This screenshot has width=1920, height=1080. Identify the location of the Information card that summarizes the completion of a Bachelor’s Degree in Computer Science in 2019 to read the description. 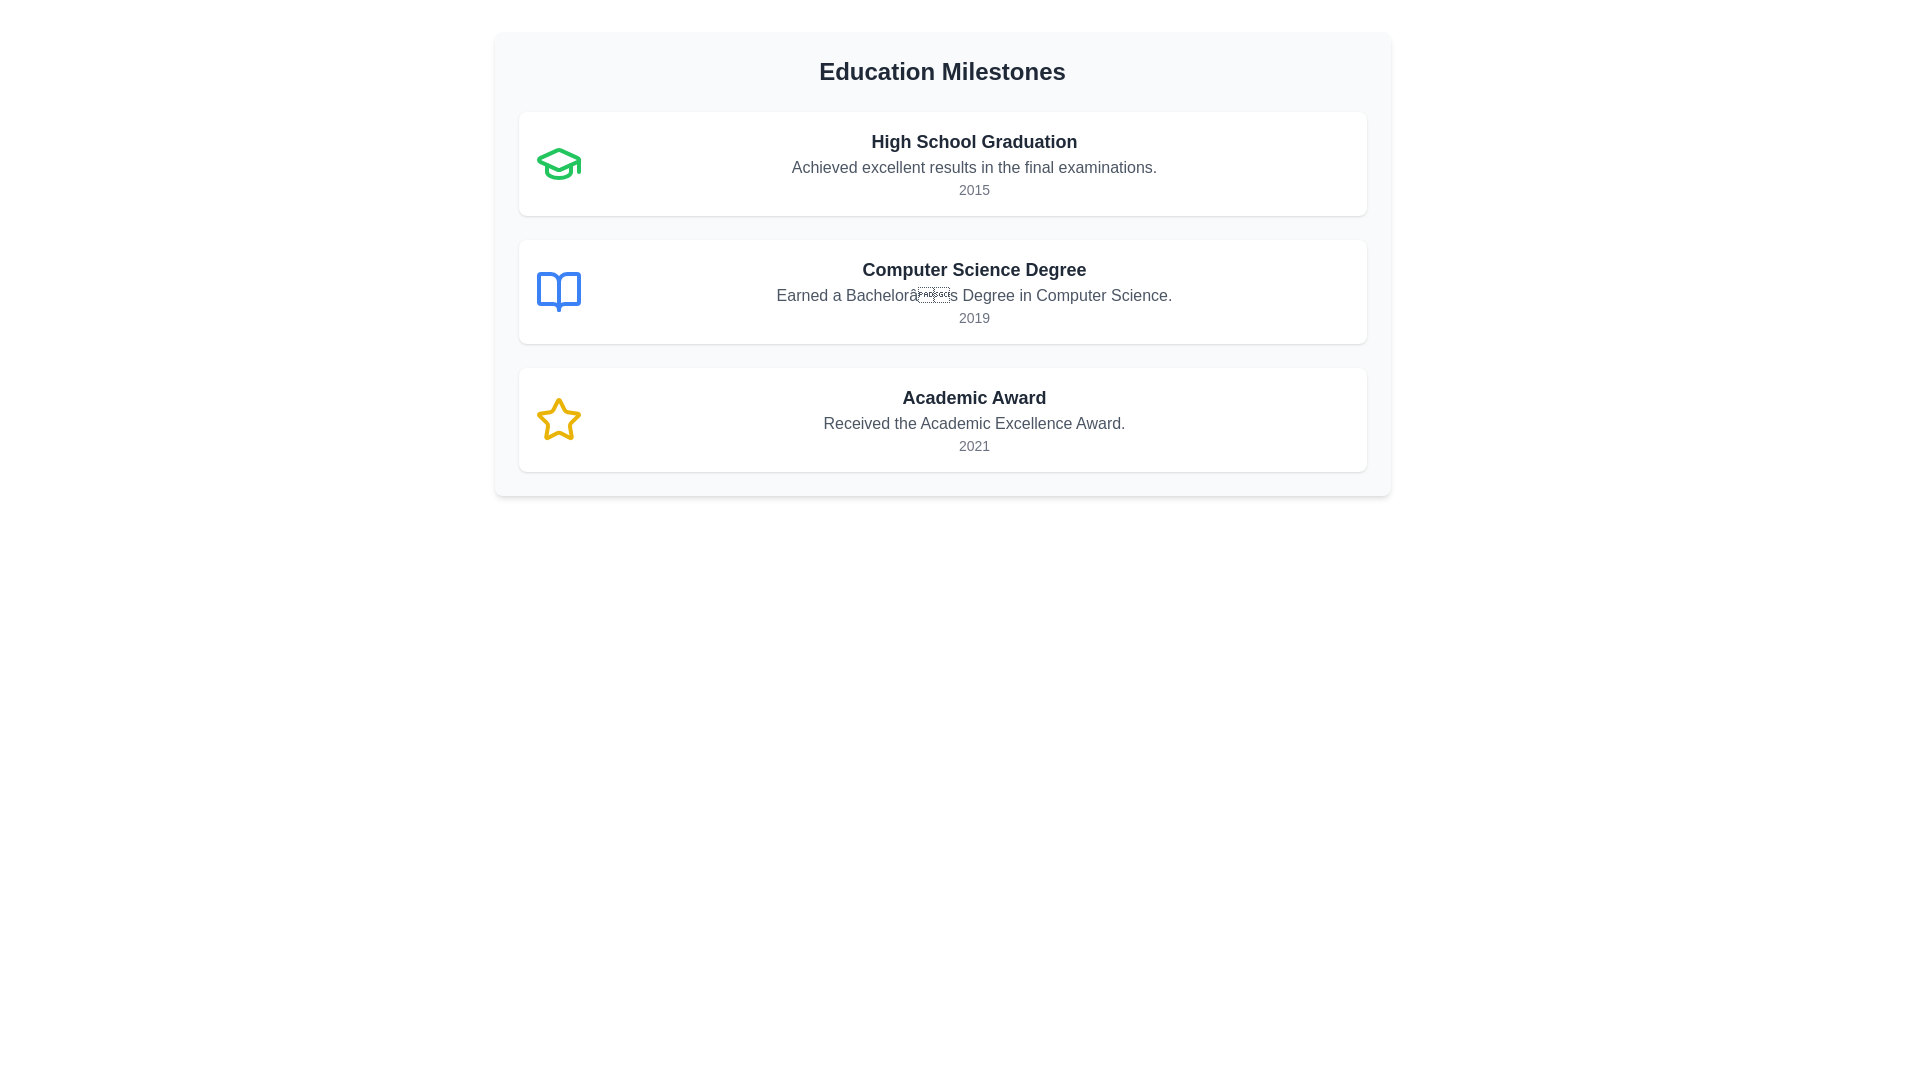
(941, 292).